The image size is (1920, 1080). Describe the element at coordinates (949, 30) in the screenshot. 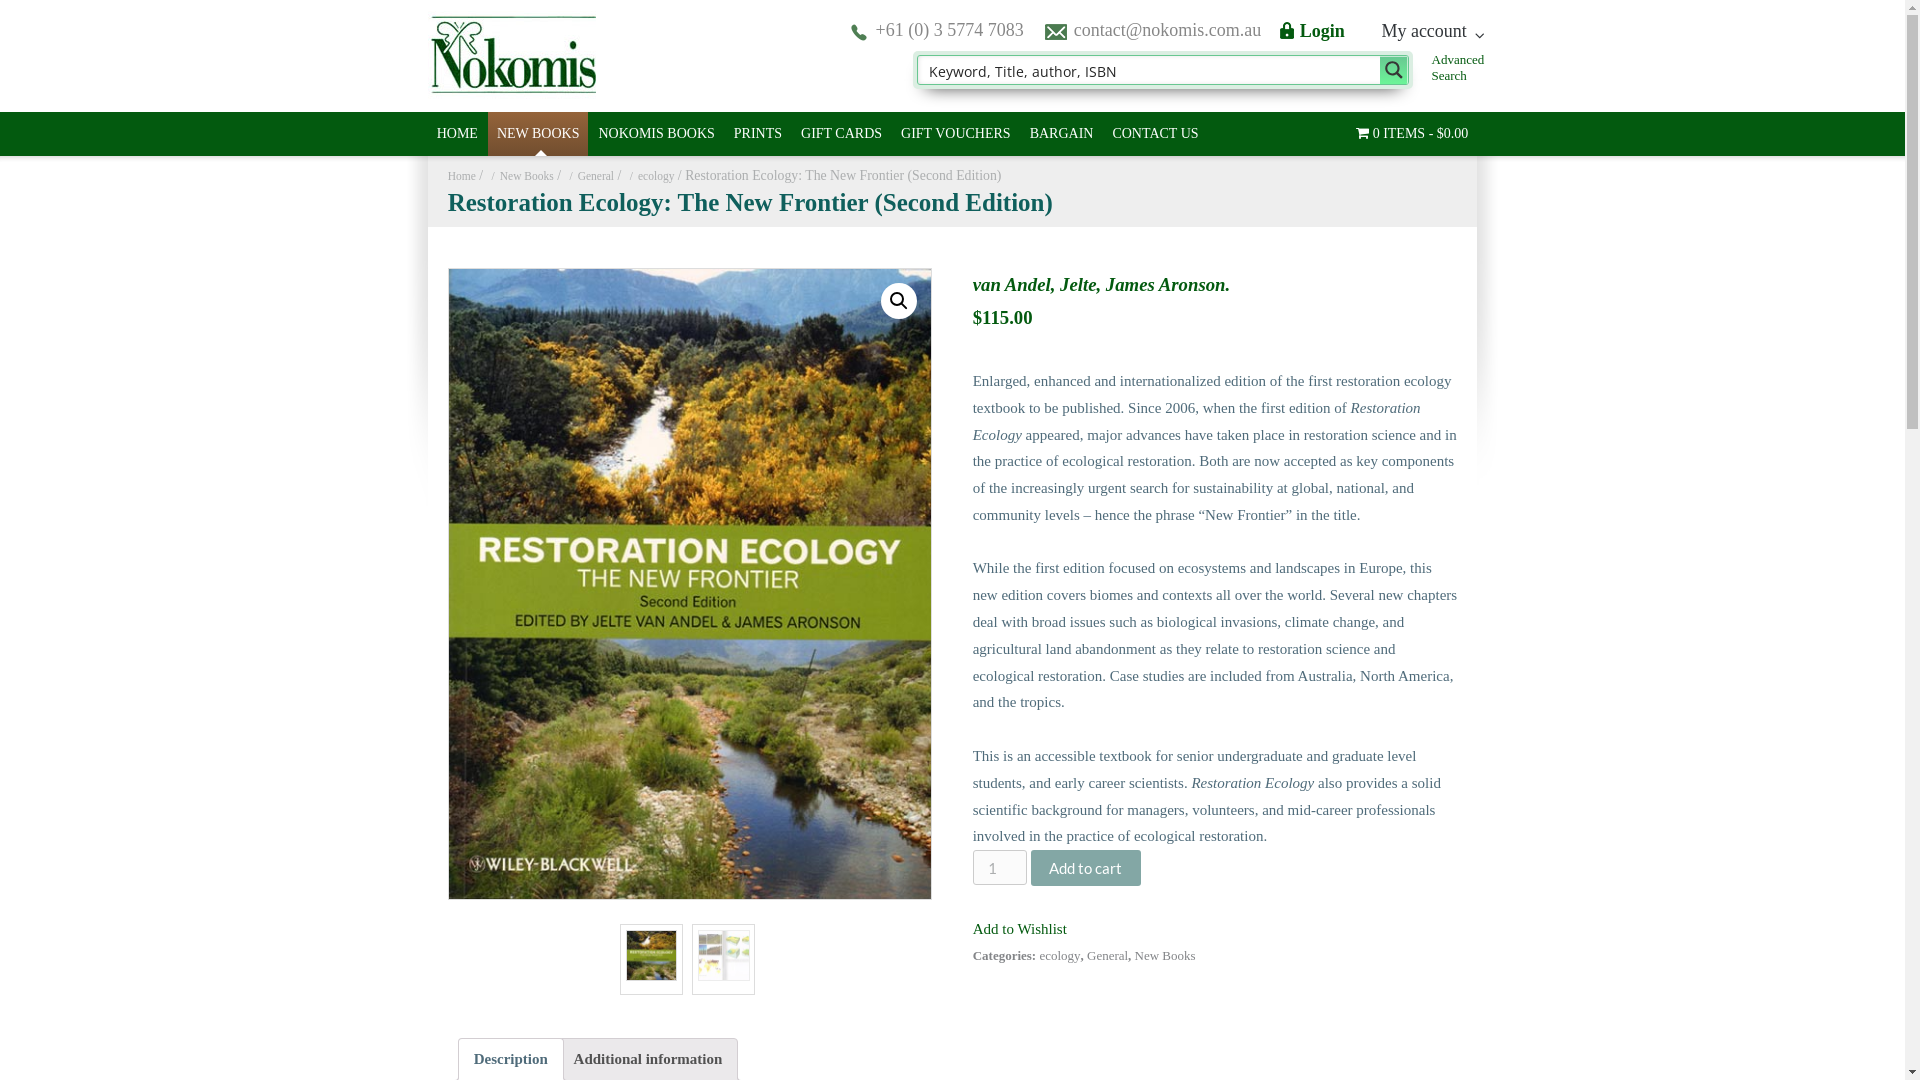

I see `'+61 (0) 3 5774 7083'` at that location.